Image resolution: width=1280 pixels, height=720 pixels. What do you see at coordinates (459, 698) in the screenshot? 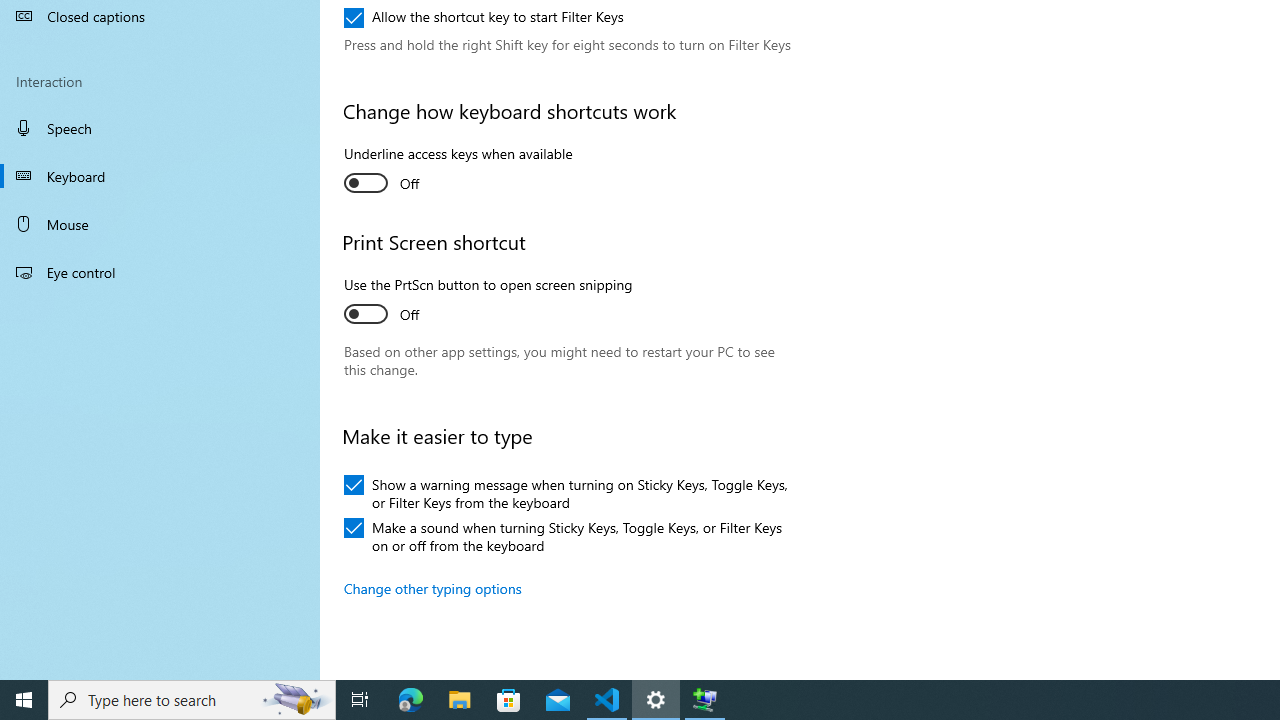
I see `'File Explorer'` at bounding box center [459, 698].